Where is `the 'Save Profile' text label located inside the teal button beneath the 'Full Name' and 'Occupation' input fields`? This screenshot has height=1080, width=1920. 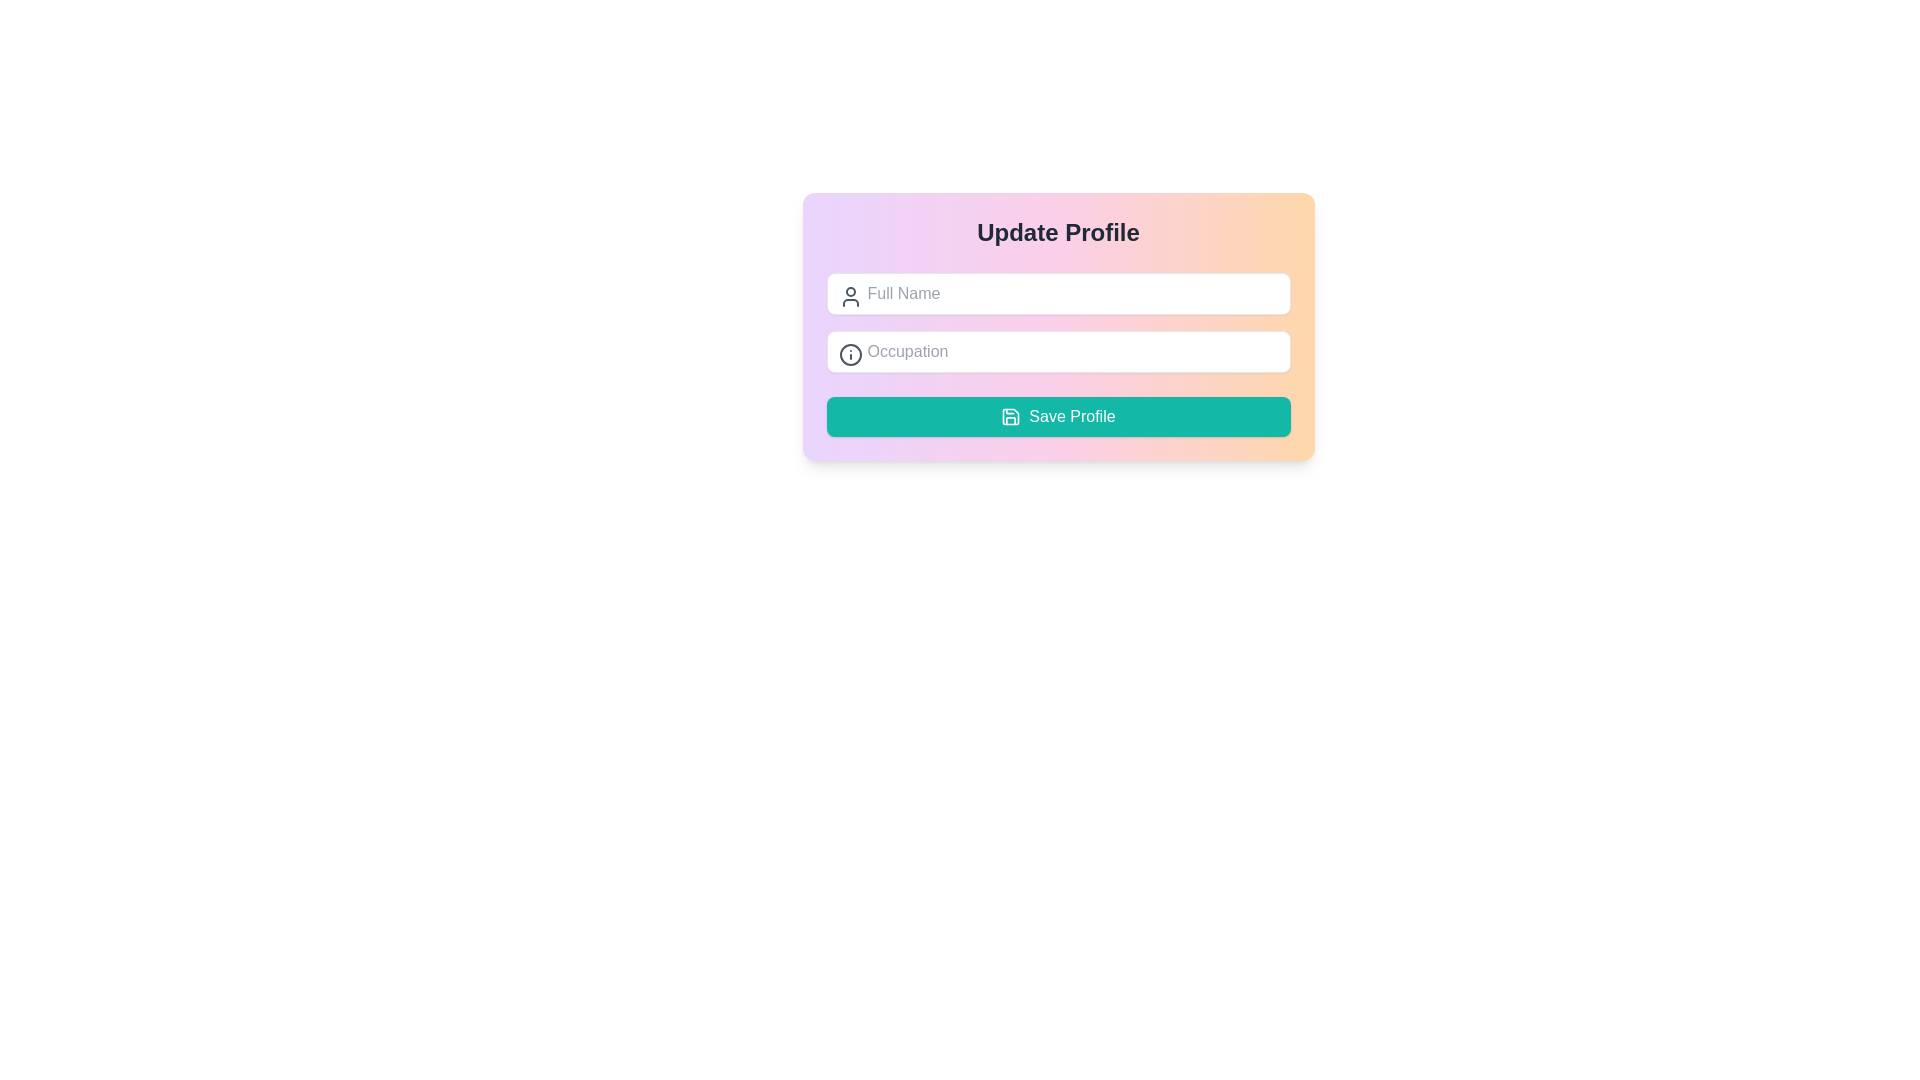
the 'Save Profile' text label located inside the teal button beneath the 'Full Name' and 'Occupation' input fields is located at coordinates (1071, 415).